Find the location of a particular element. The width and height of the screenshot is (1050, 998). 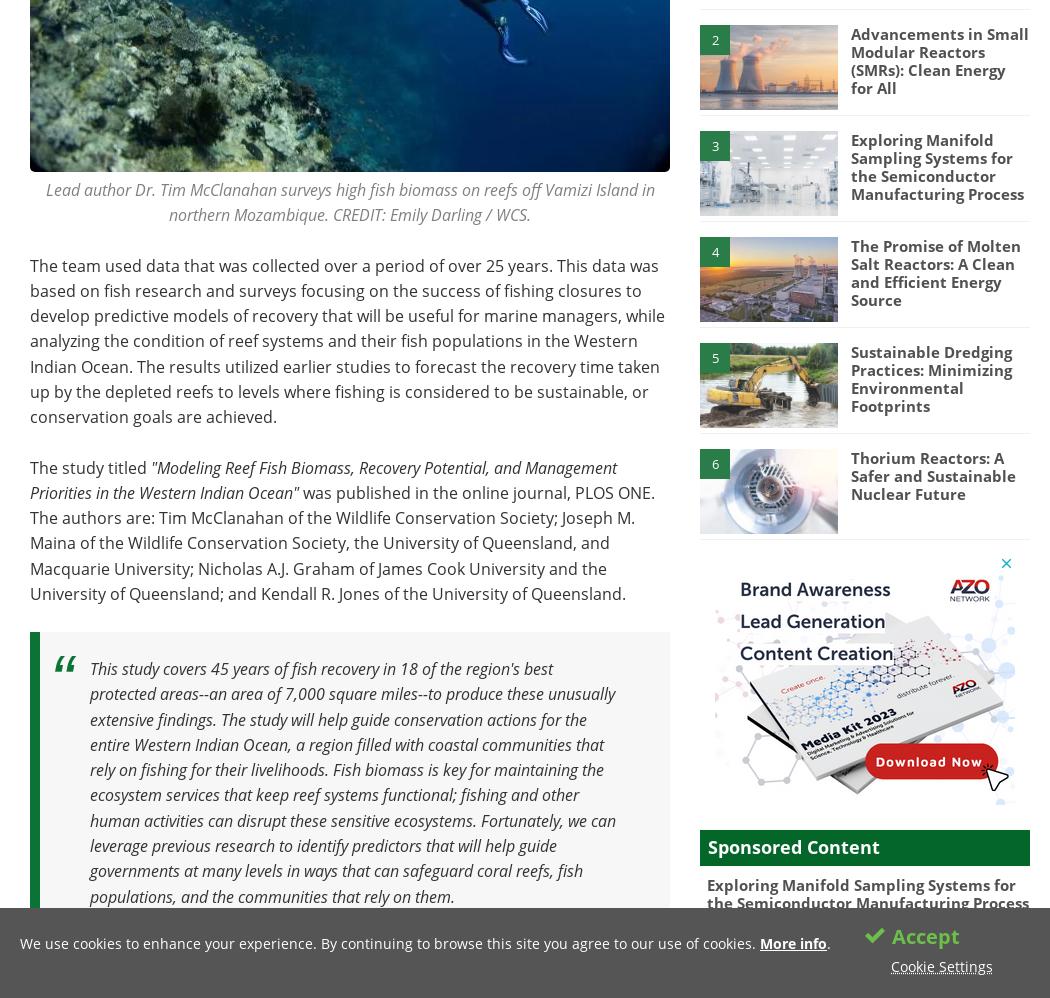

'TOFWERK' is located at coordinates (773, 932).